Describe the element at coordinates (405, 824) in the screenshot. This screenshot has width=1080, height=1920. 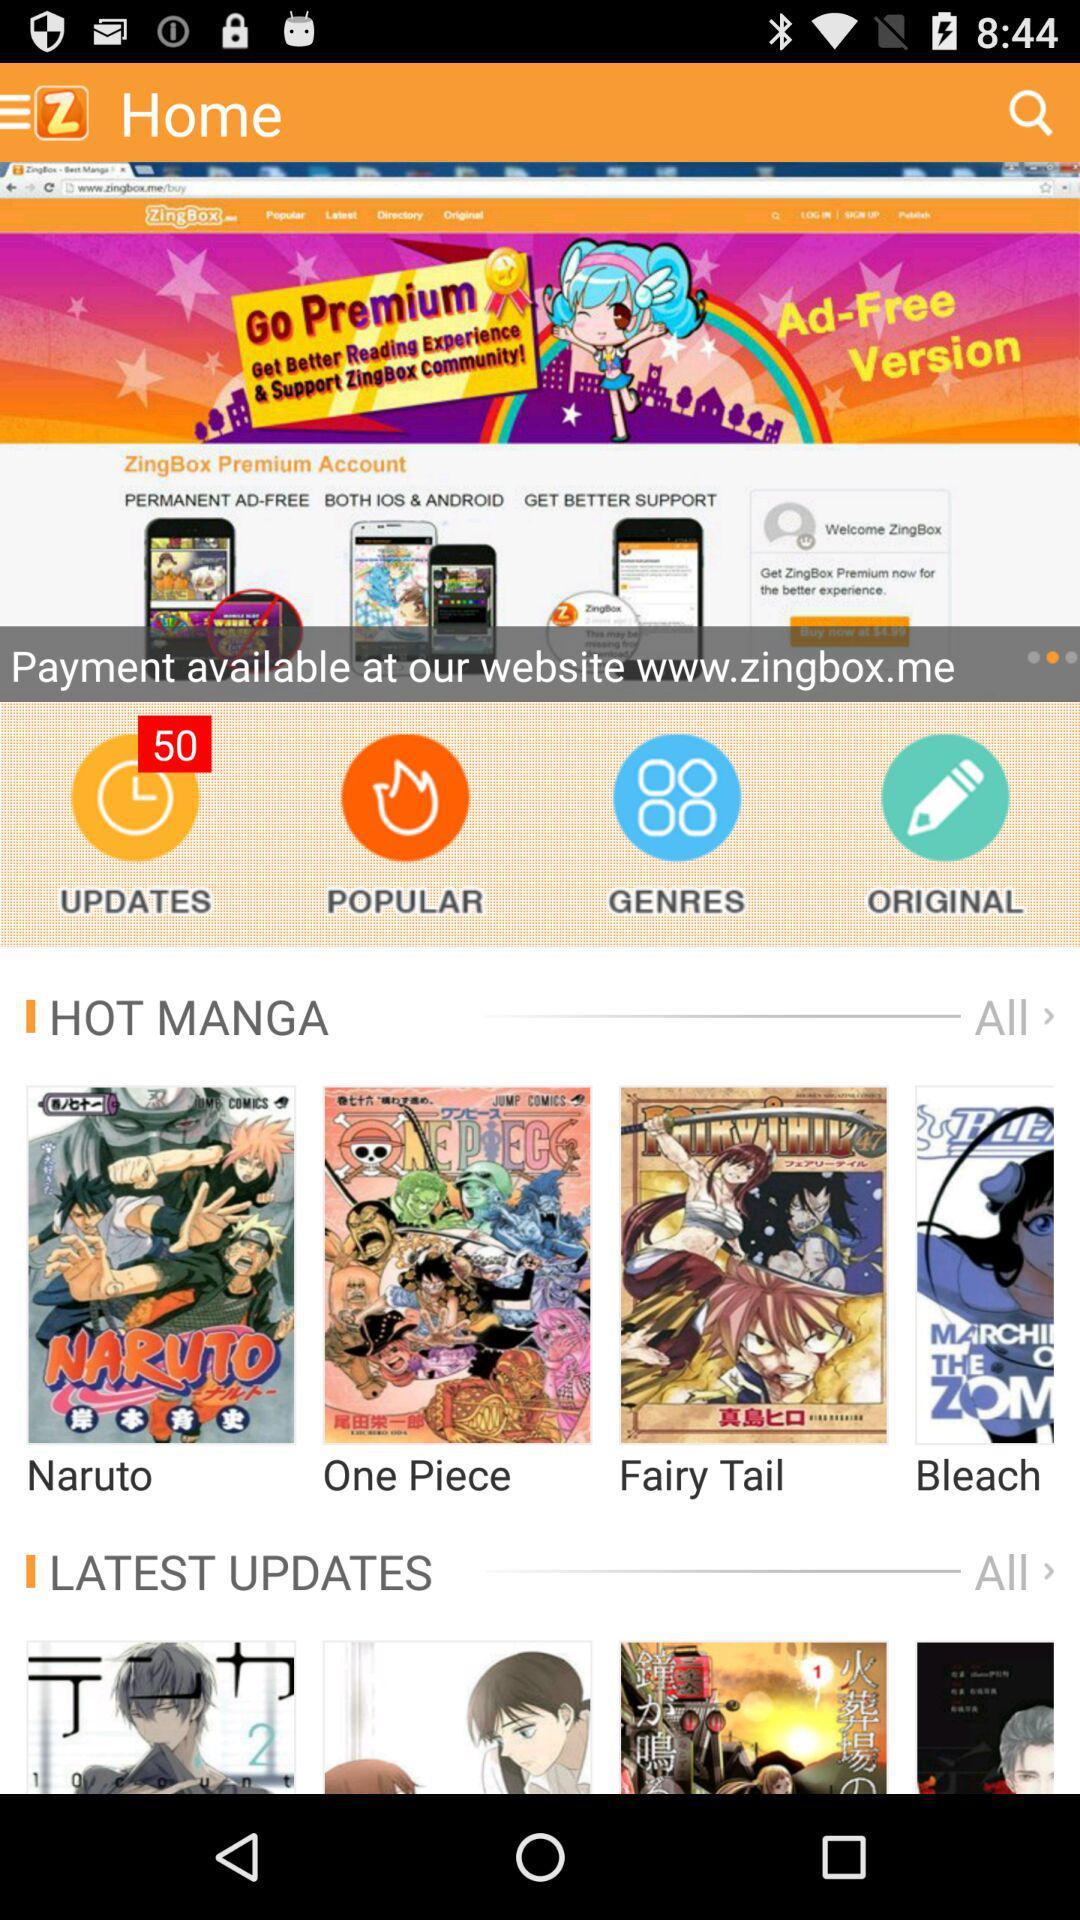
I see `popular` at that location.